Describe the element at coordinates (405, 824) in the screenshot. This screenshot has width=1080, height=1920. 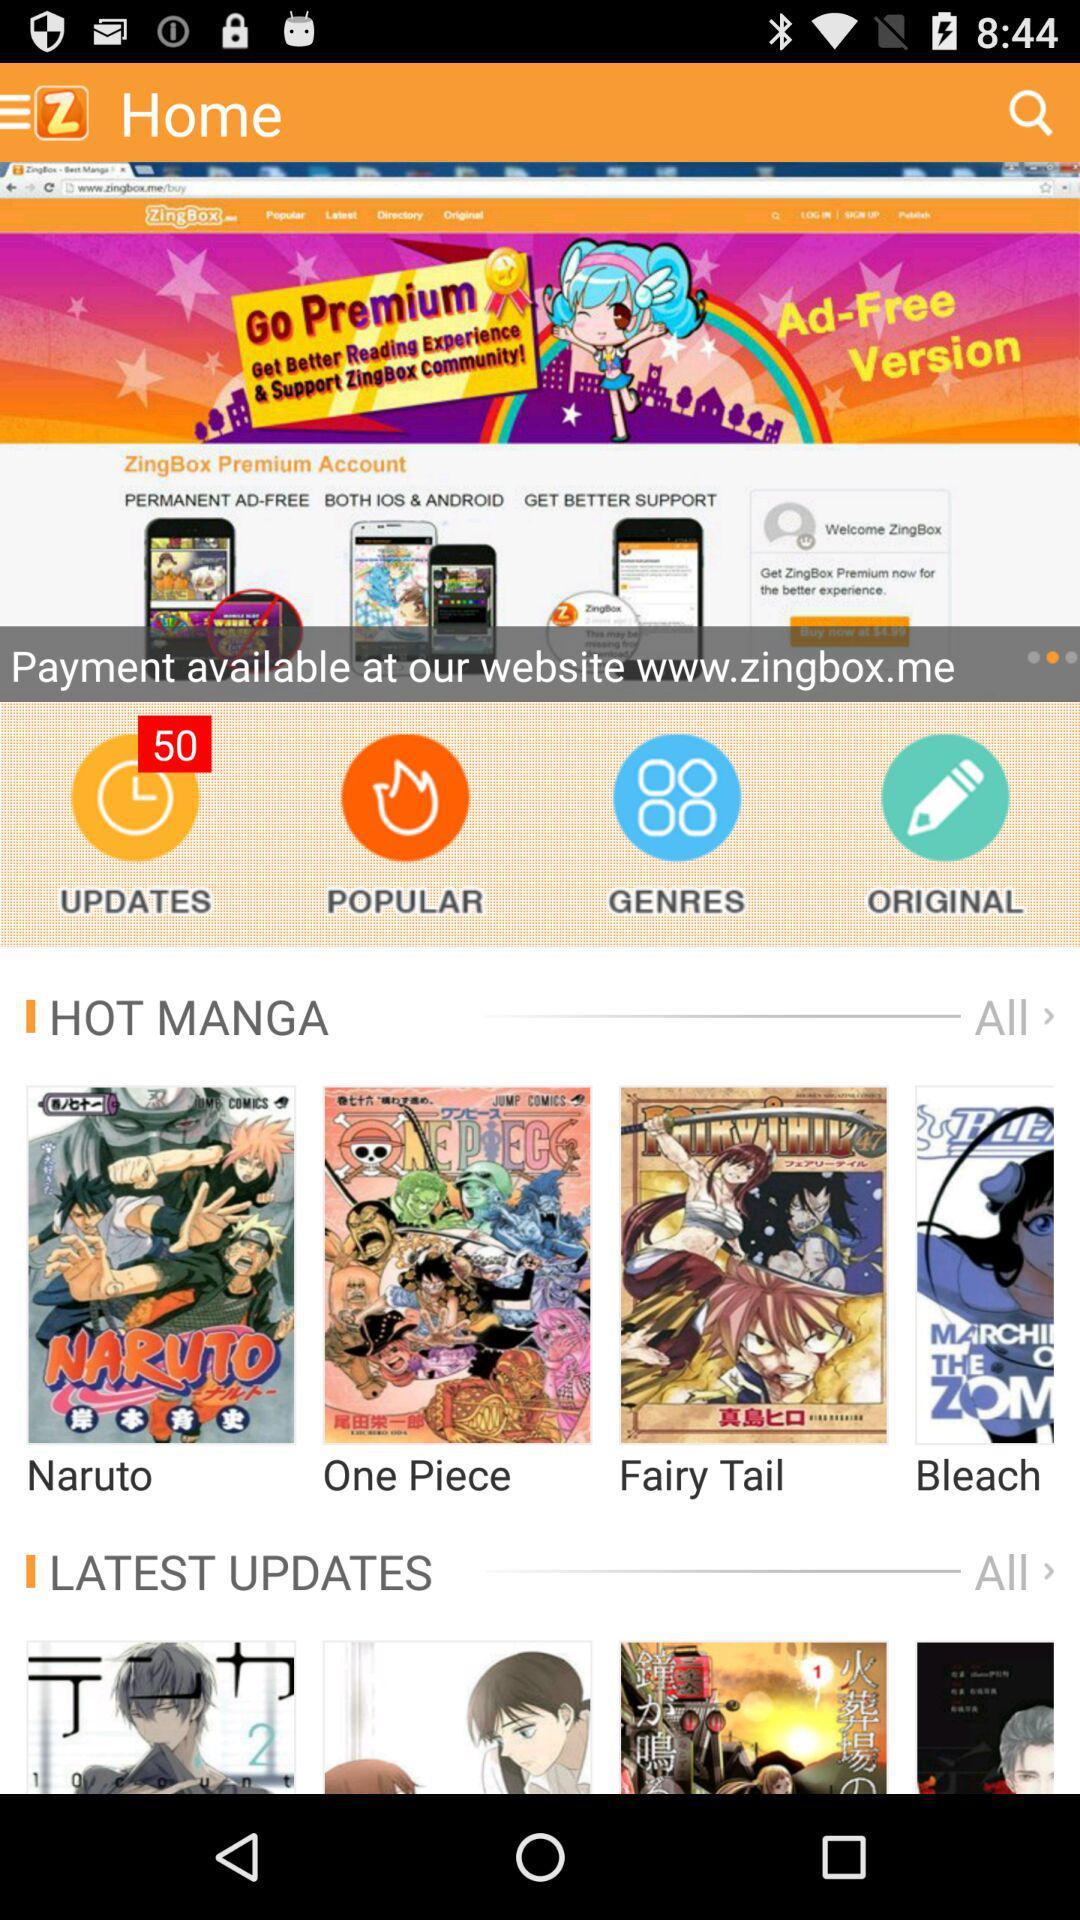
I see `popular` at that location.